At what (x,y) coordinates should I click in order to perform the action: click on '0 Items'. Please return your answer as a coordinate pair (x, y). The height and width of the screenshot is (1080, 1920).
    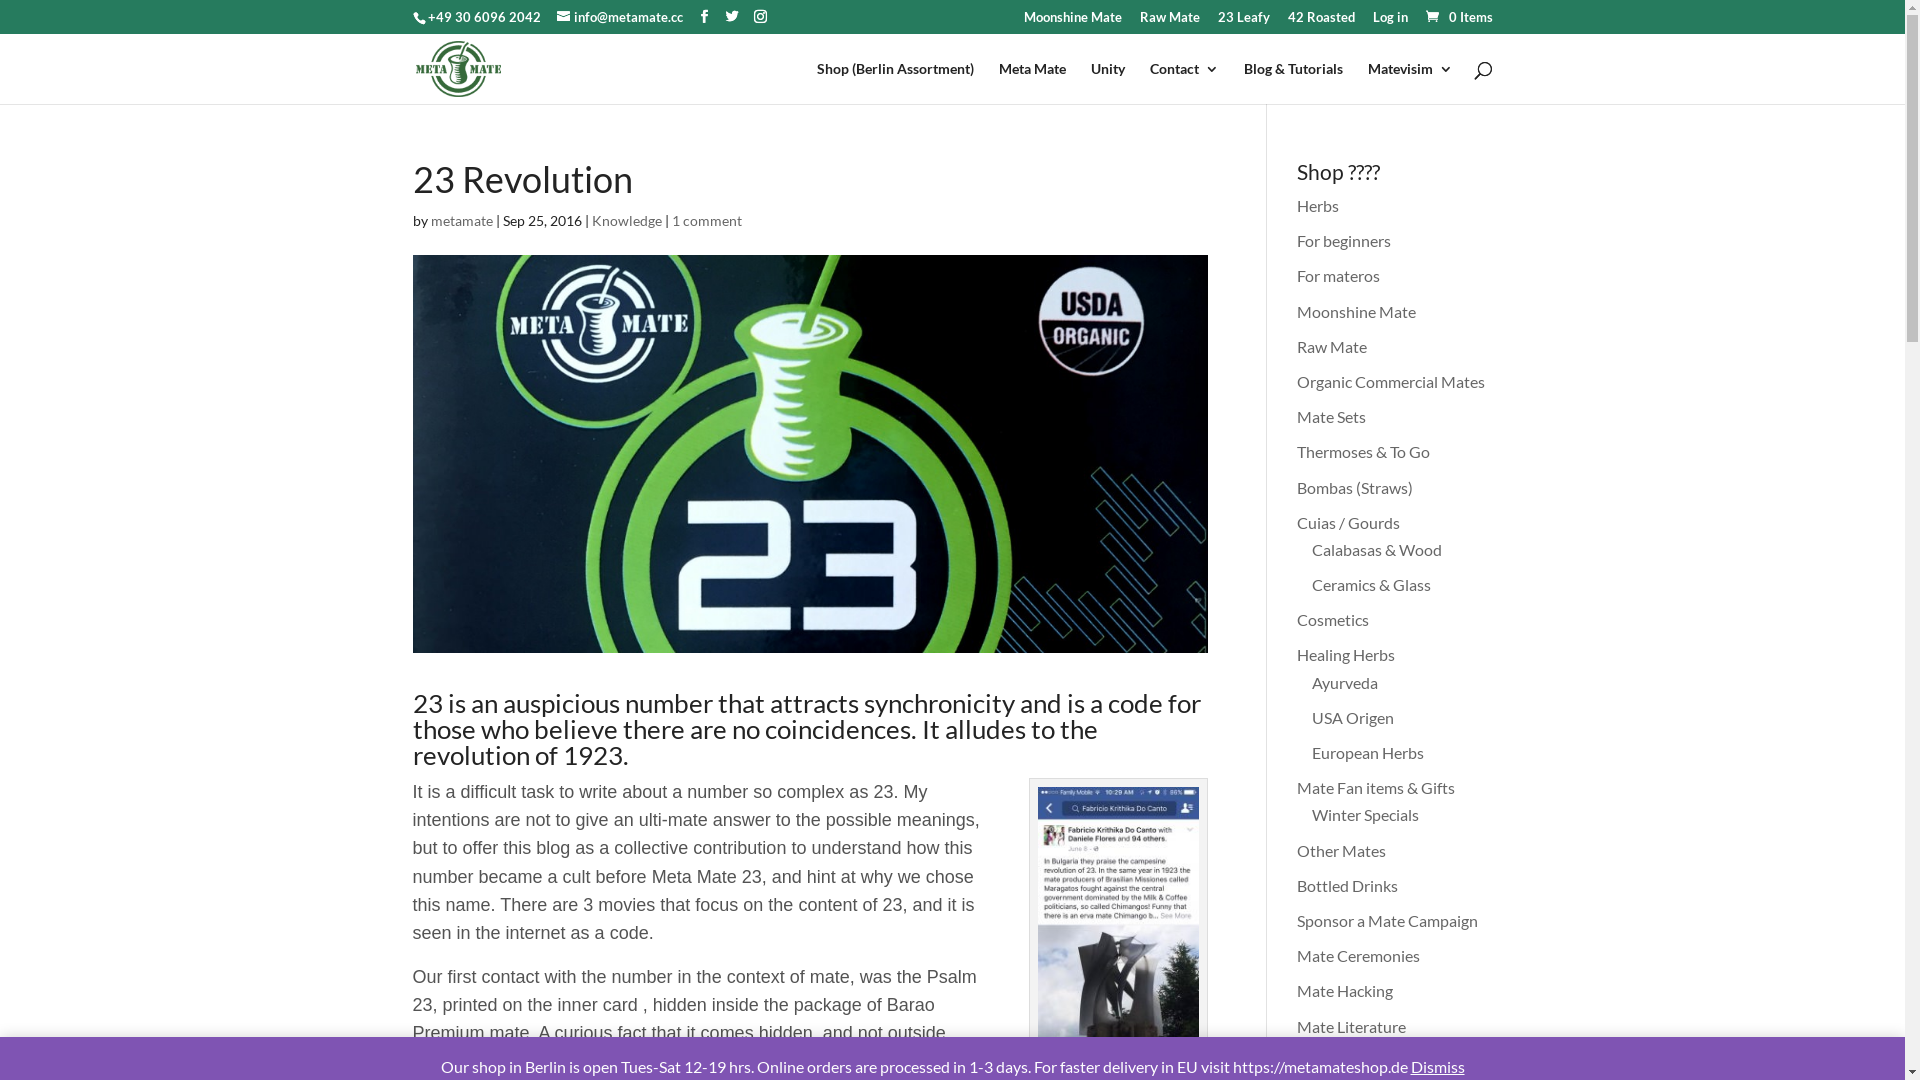
    Looking at the image, I should click on (1457, 16).